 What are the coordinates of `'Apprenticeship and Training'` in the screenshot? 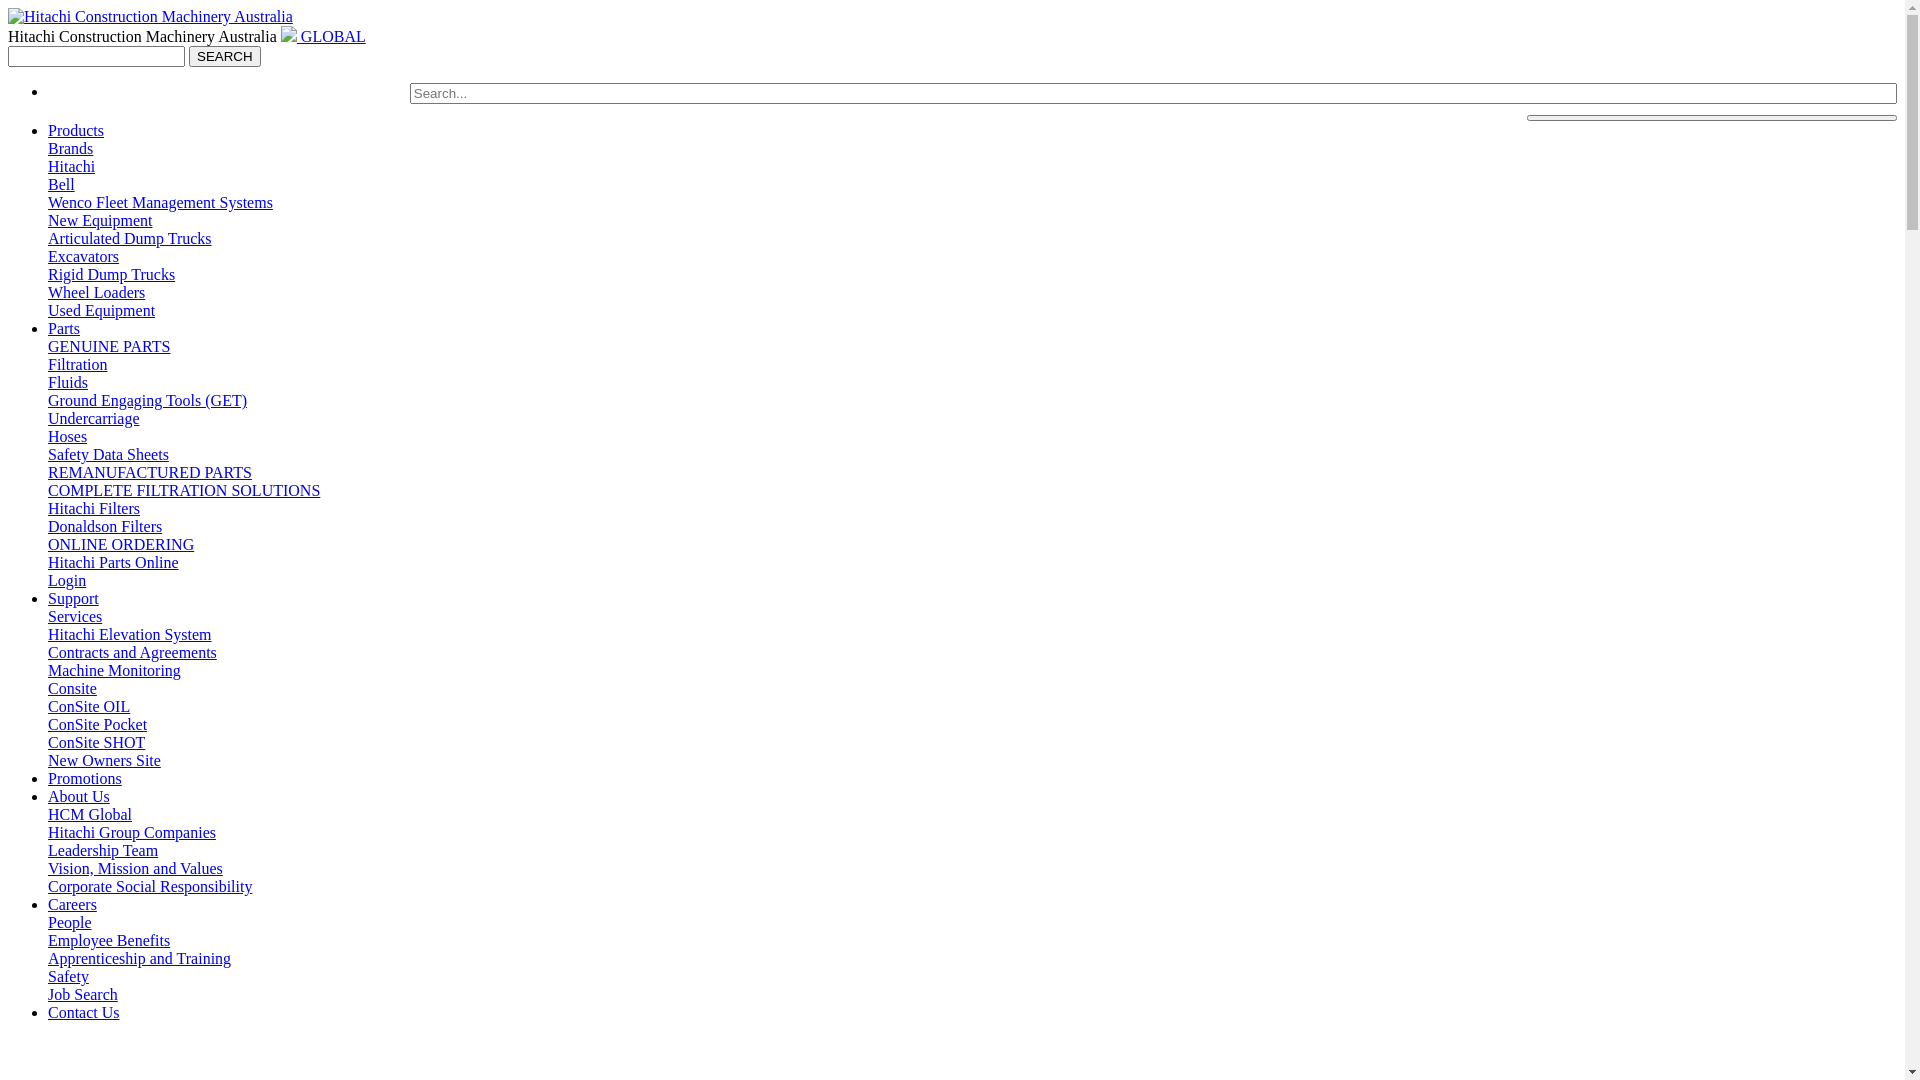 It's located at (48, 957).